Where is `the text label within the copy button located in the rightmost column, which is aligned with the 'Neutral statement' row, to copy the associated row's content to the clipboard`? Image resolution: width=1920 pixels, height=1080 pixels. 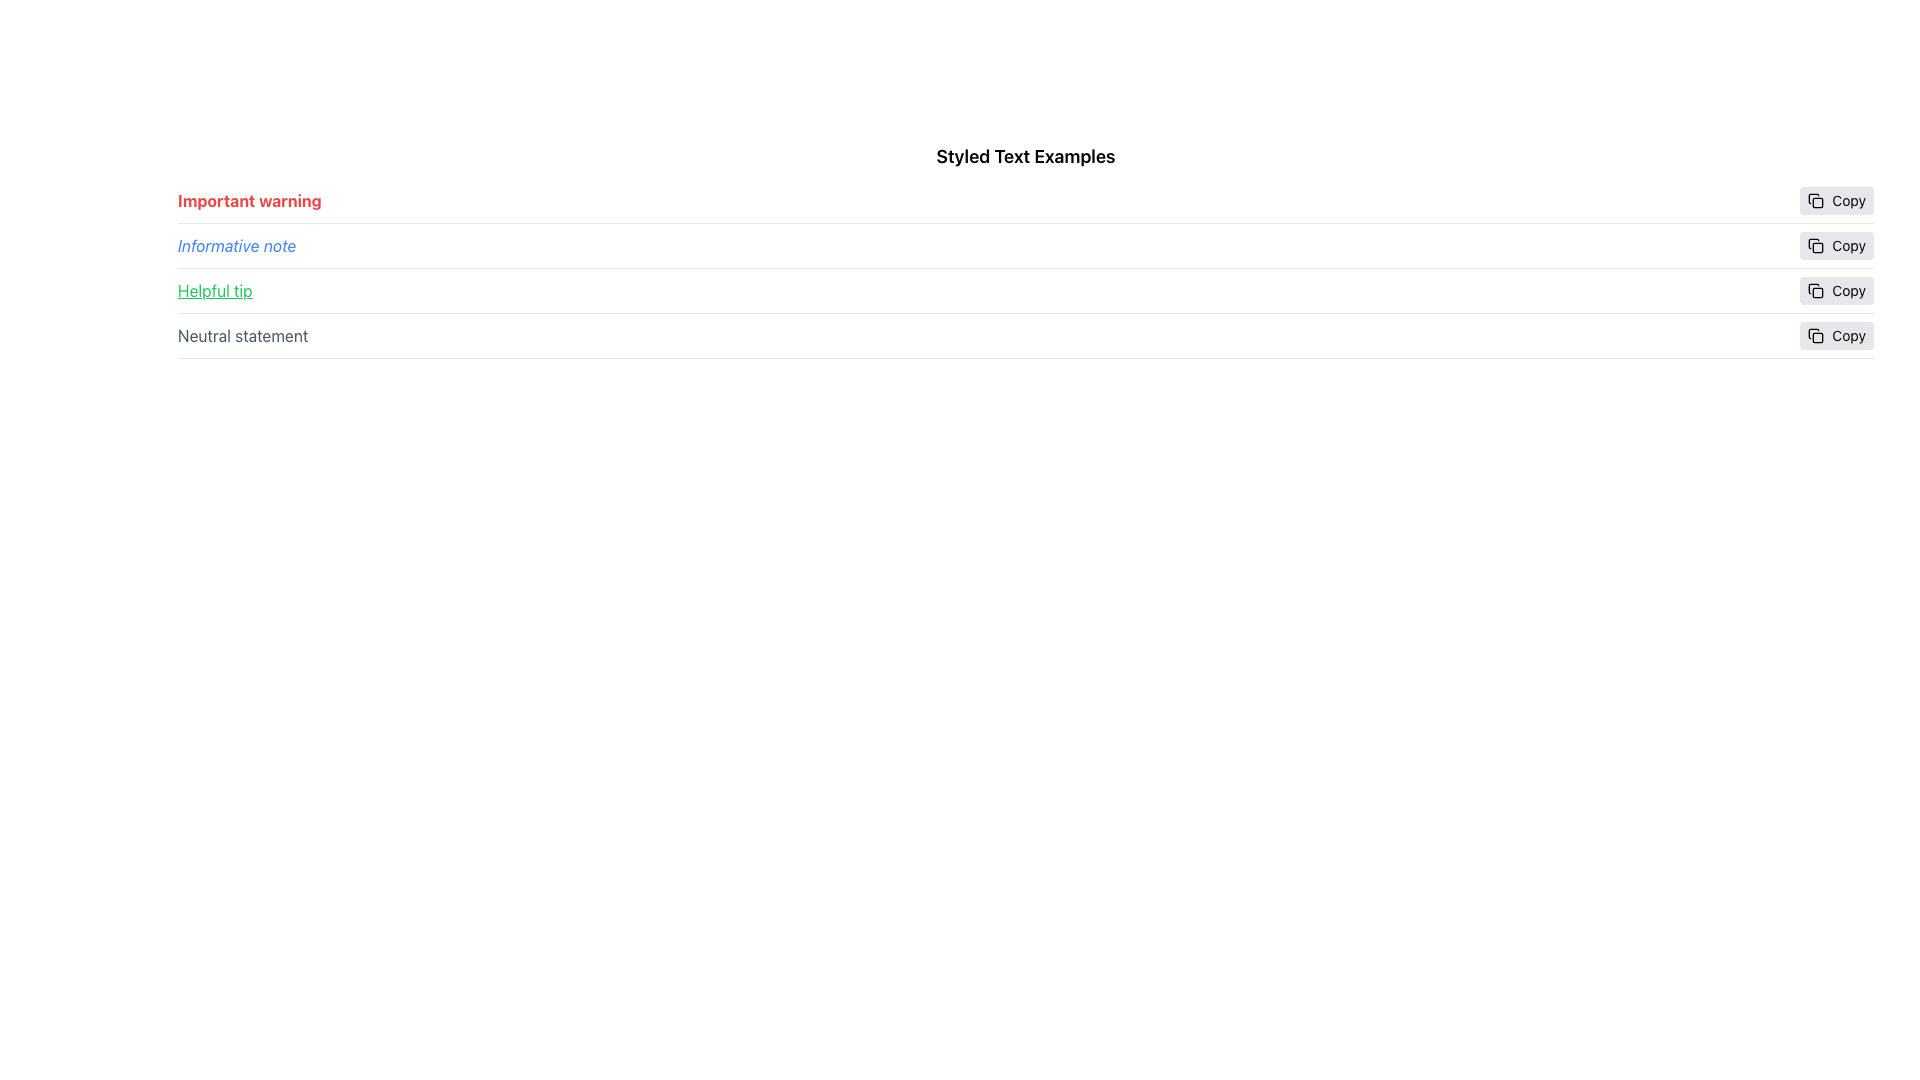 the text label within the copy button located in the rightmost column, which is aligned with the 'Neutral statement' row, to copy the associated row's content to the clipboard is located at coordinates (1848, 290).